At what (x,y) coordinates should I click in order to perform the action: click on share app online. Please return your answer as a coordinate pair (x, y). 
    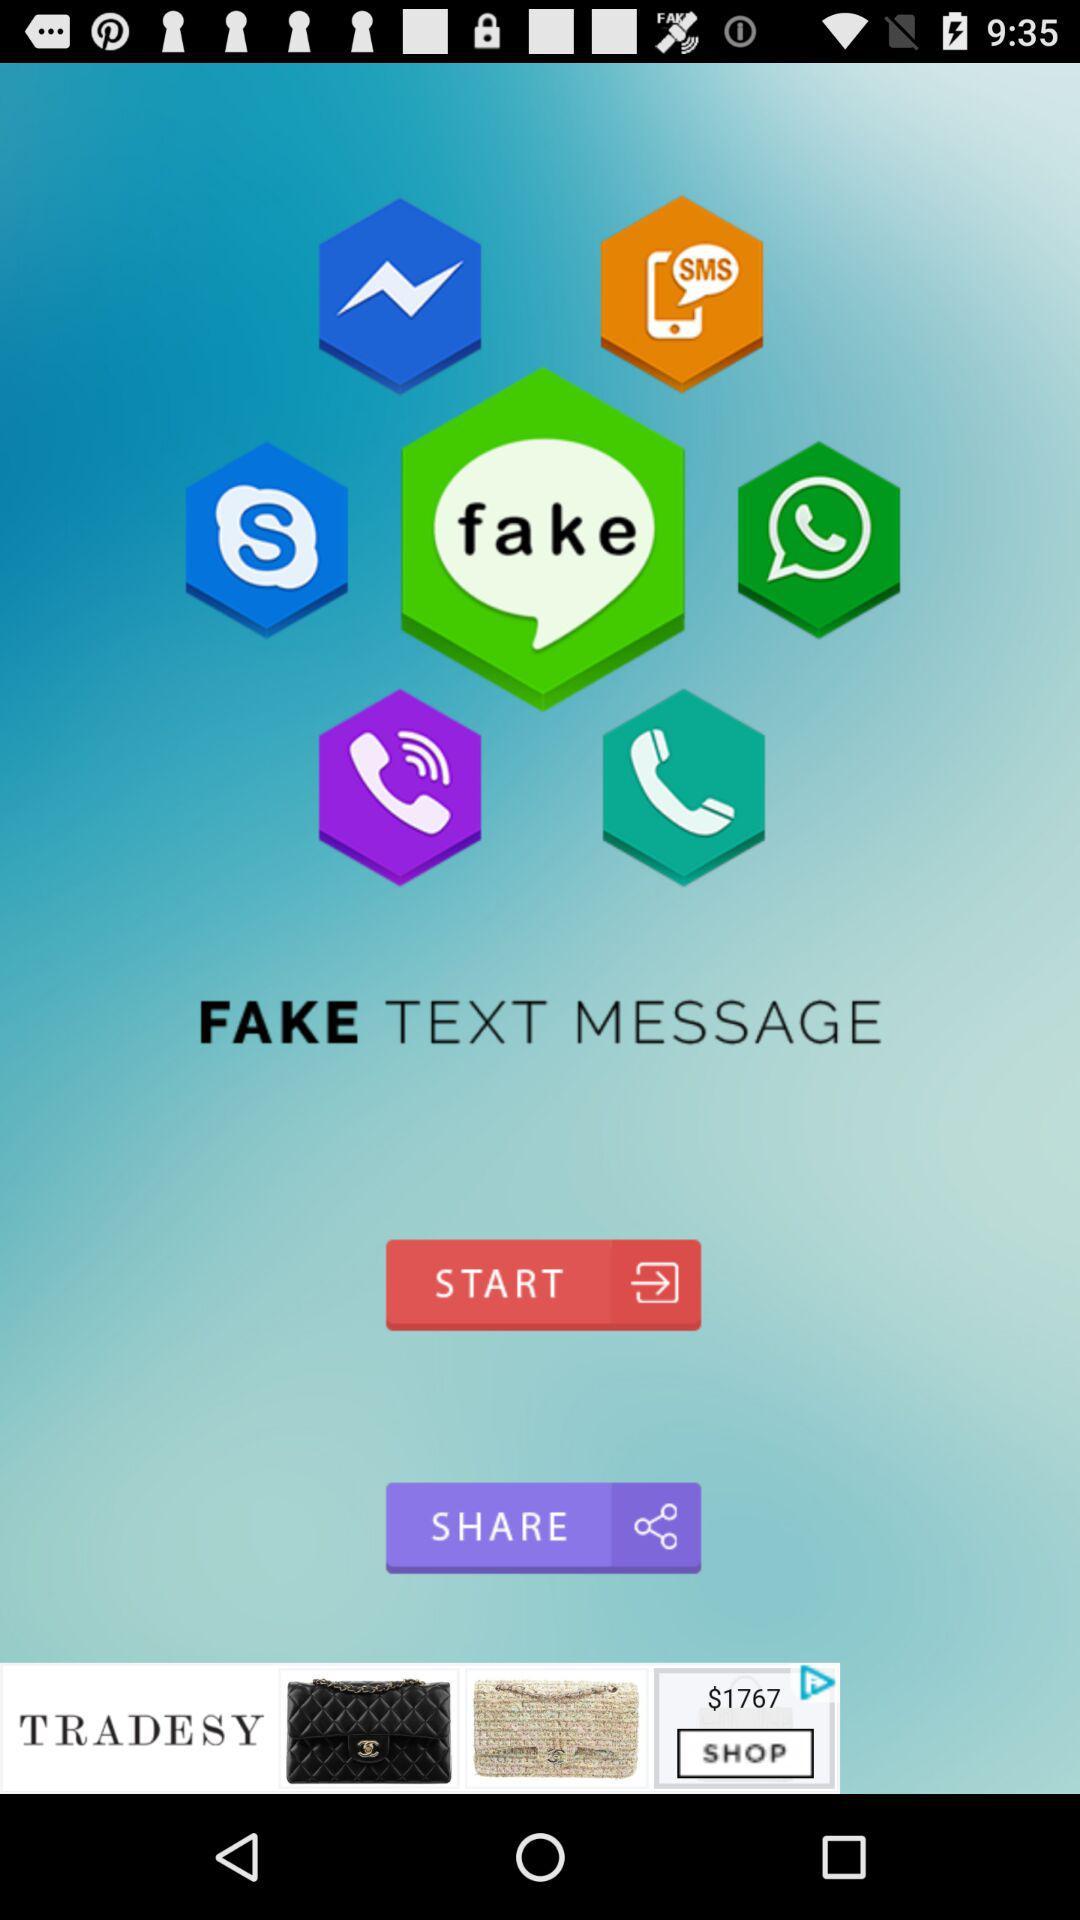
    Looking at the image, I should click on (540, 1527).